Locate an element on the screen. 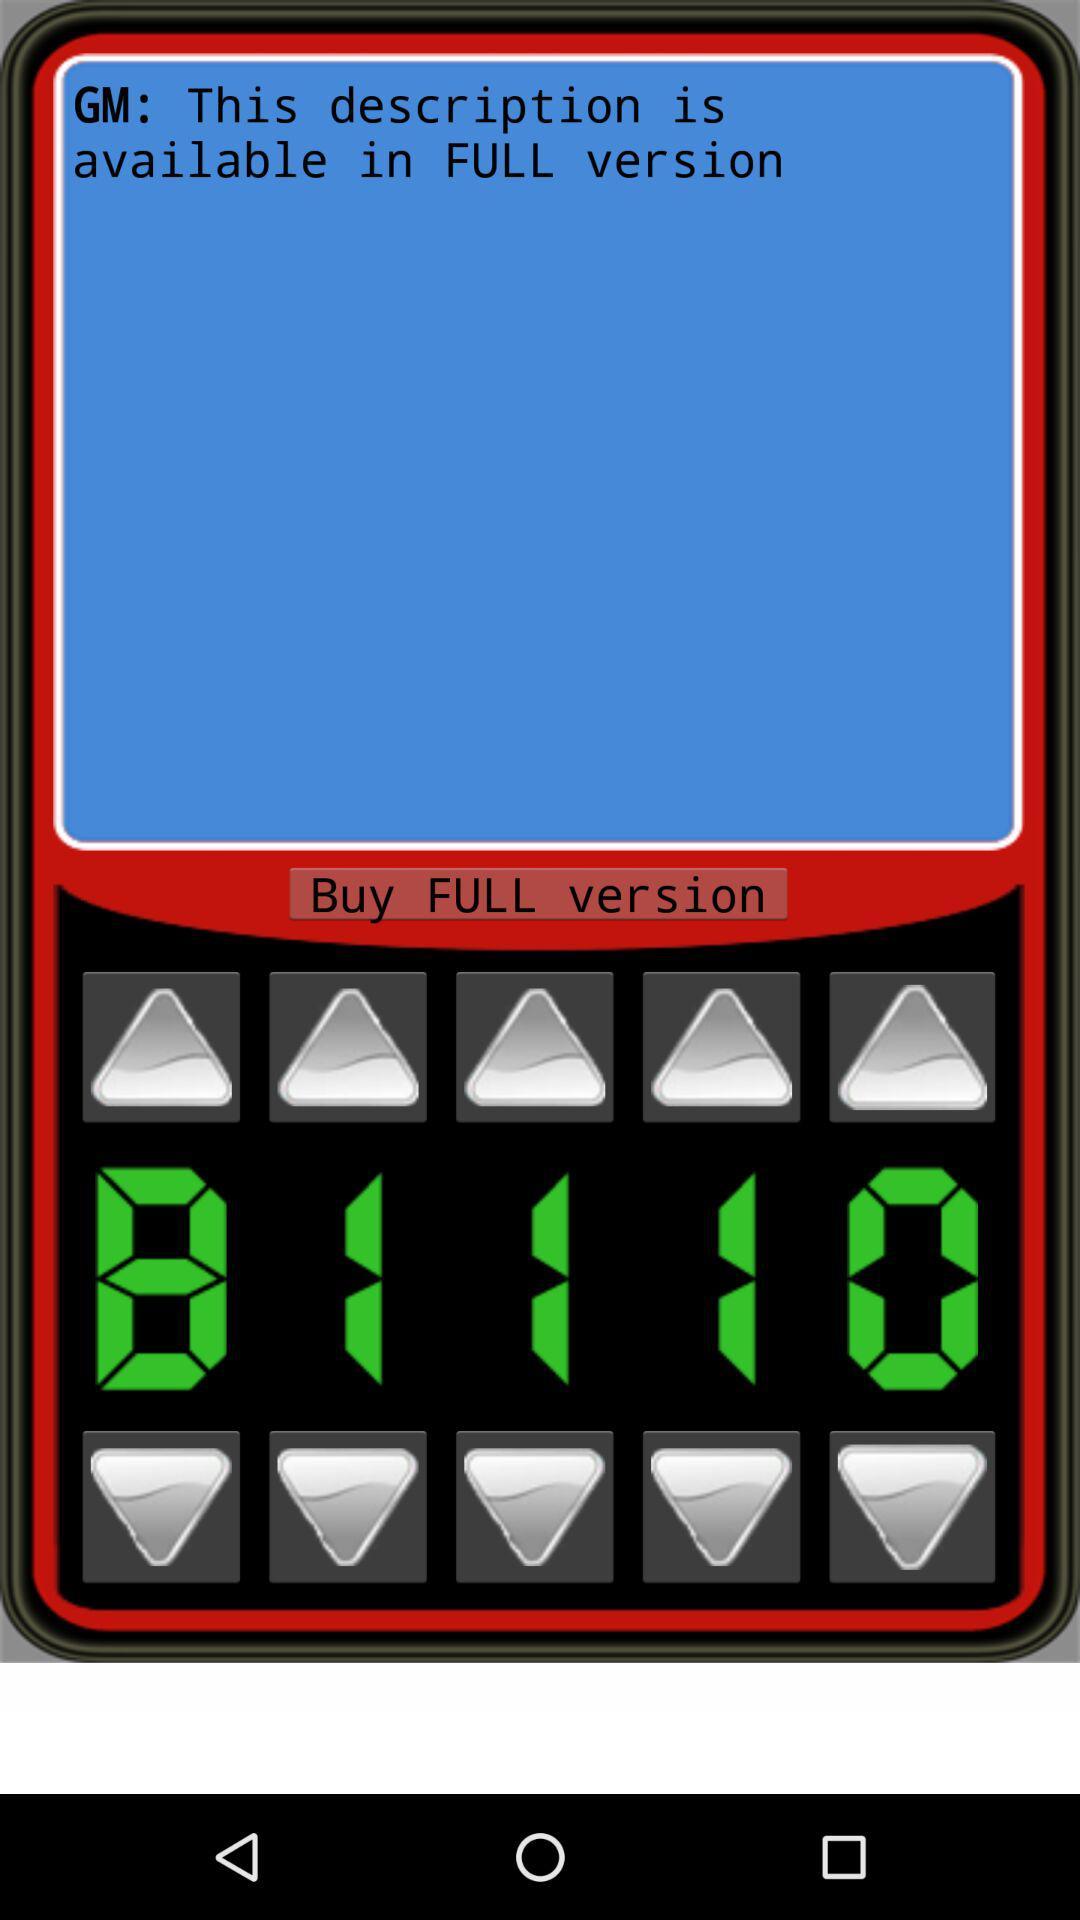  click on triangle is located at coordinates (721, 1046).